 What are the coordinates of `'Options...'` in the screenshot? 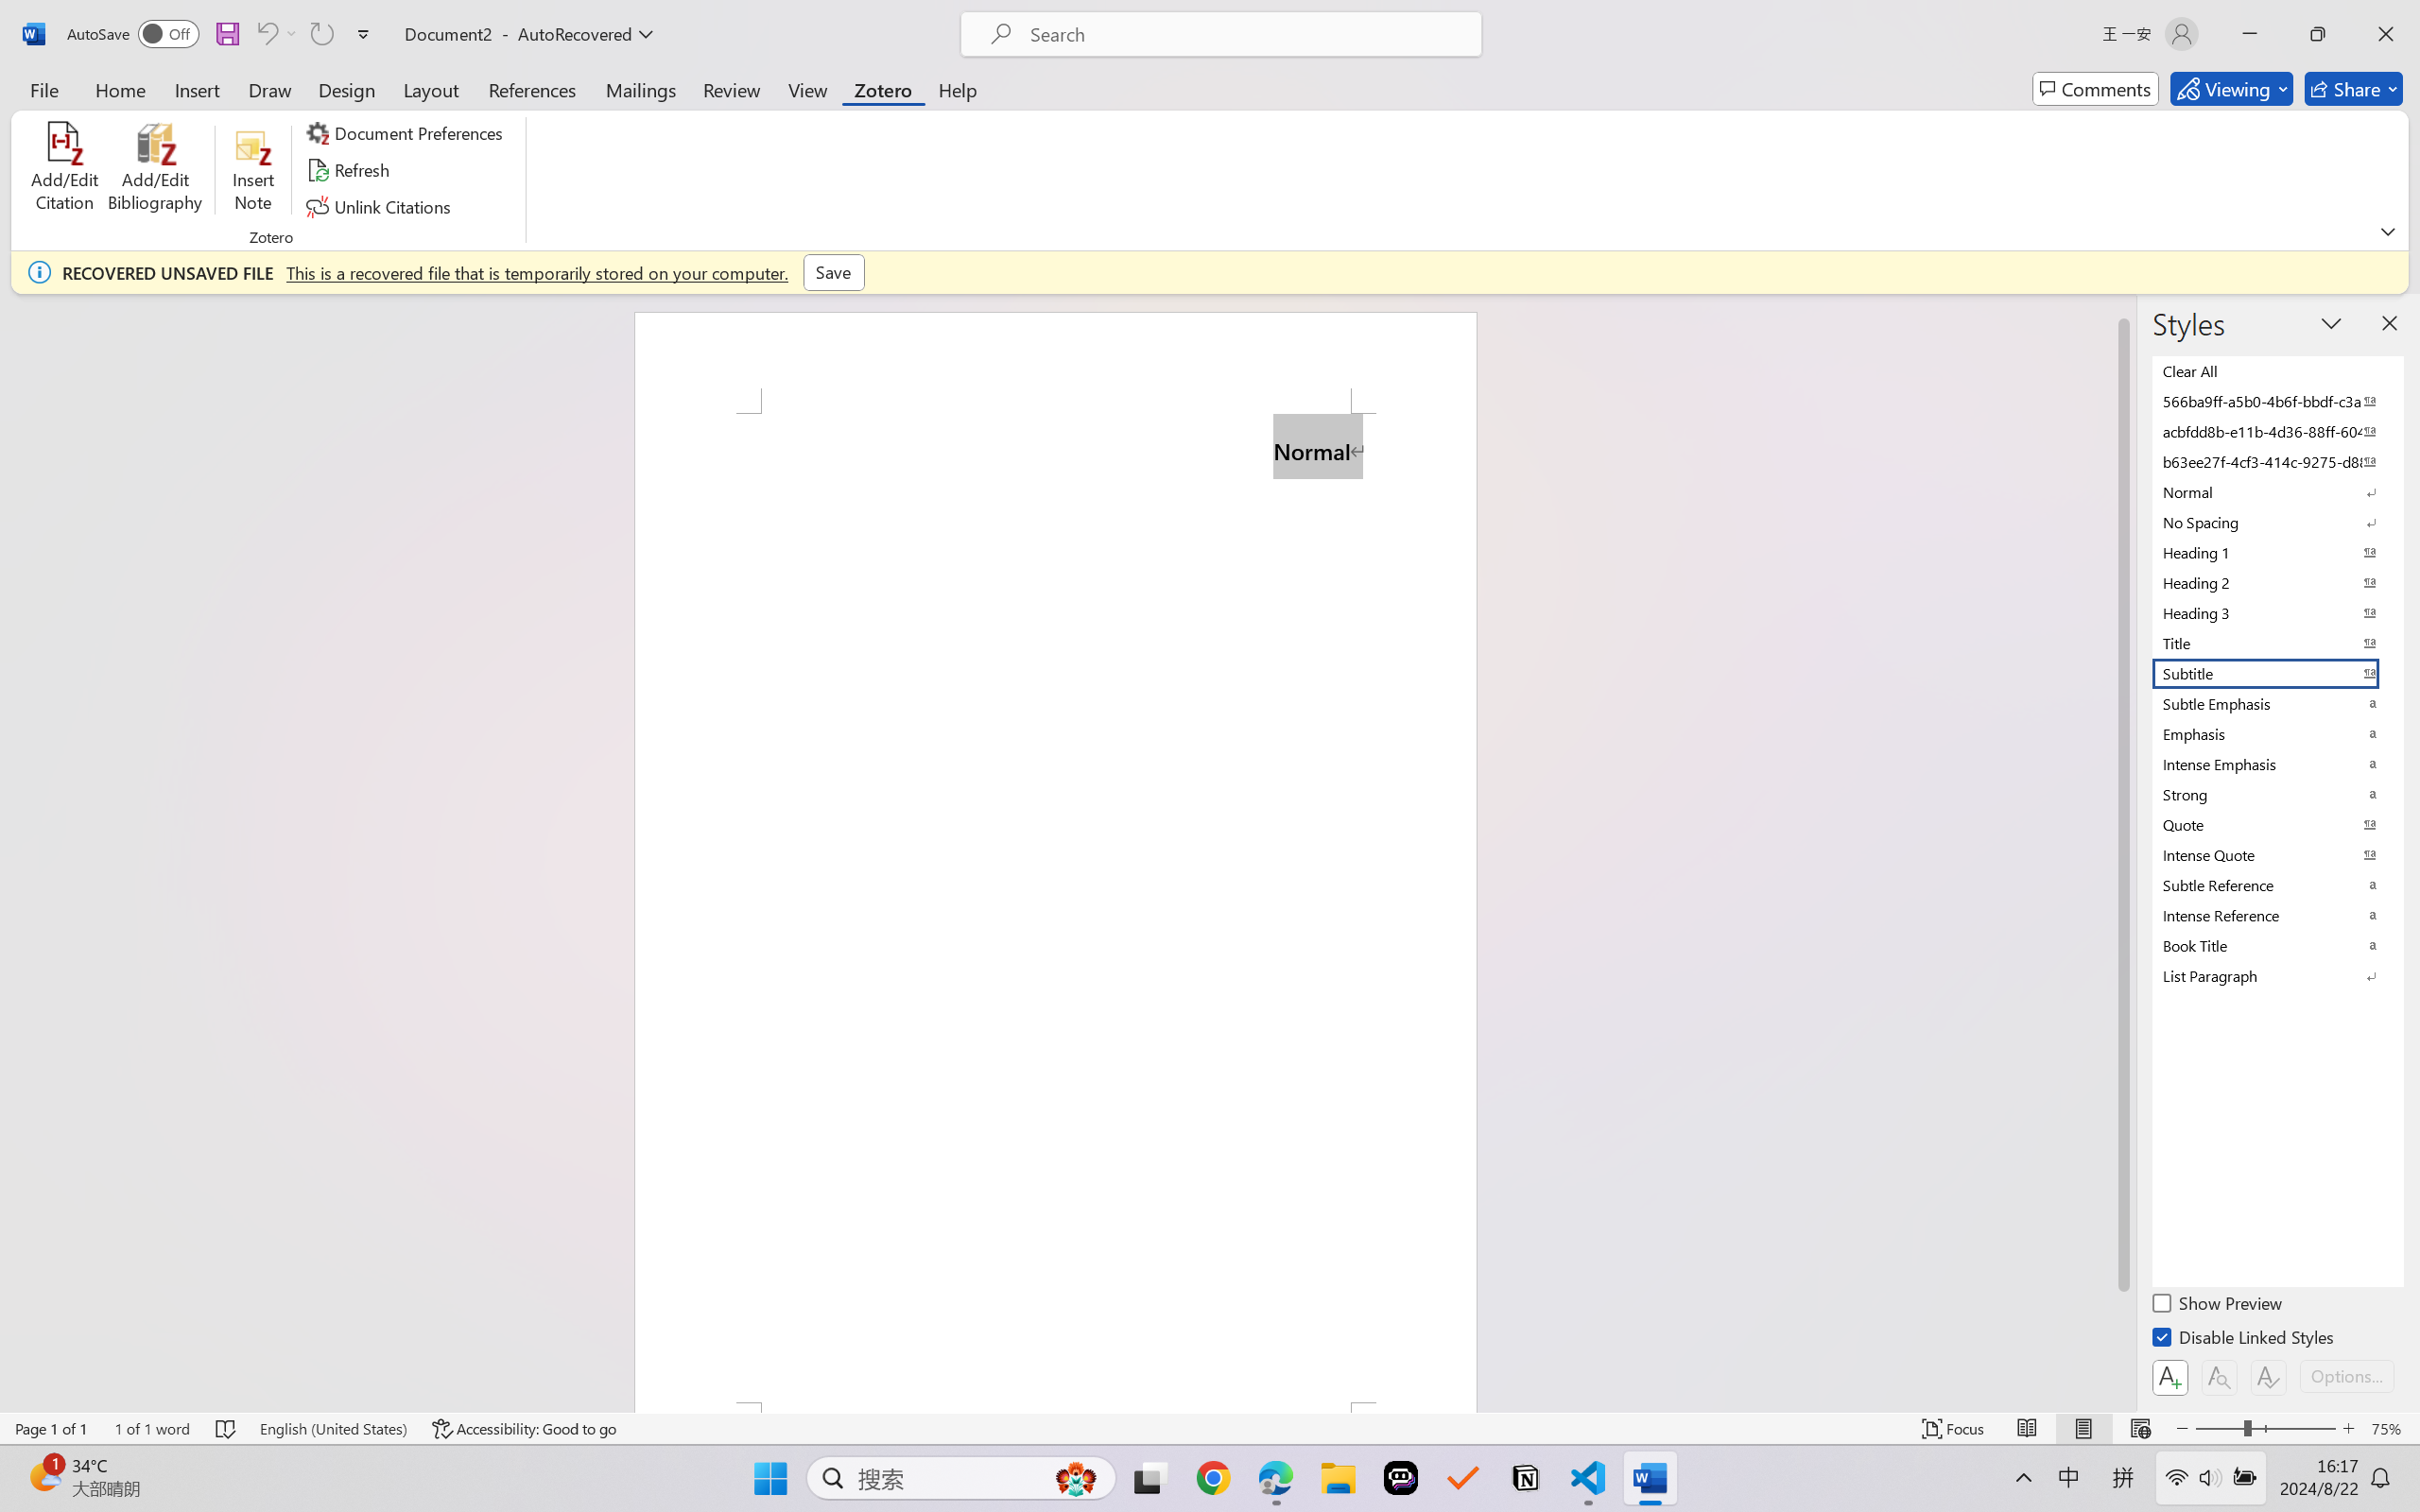 It's located at (2344, 1375).